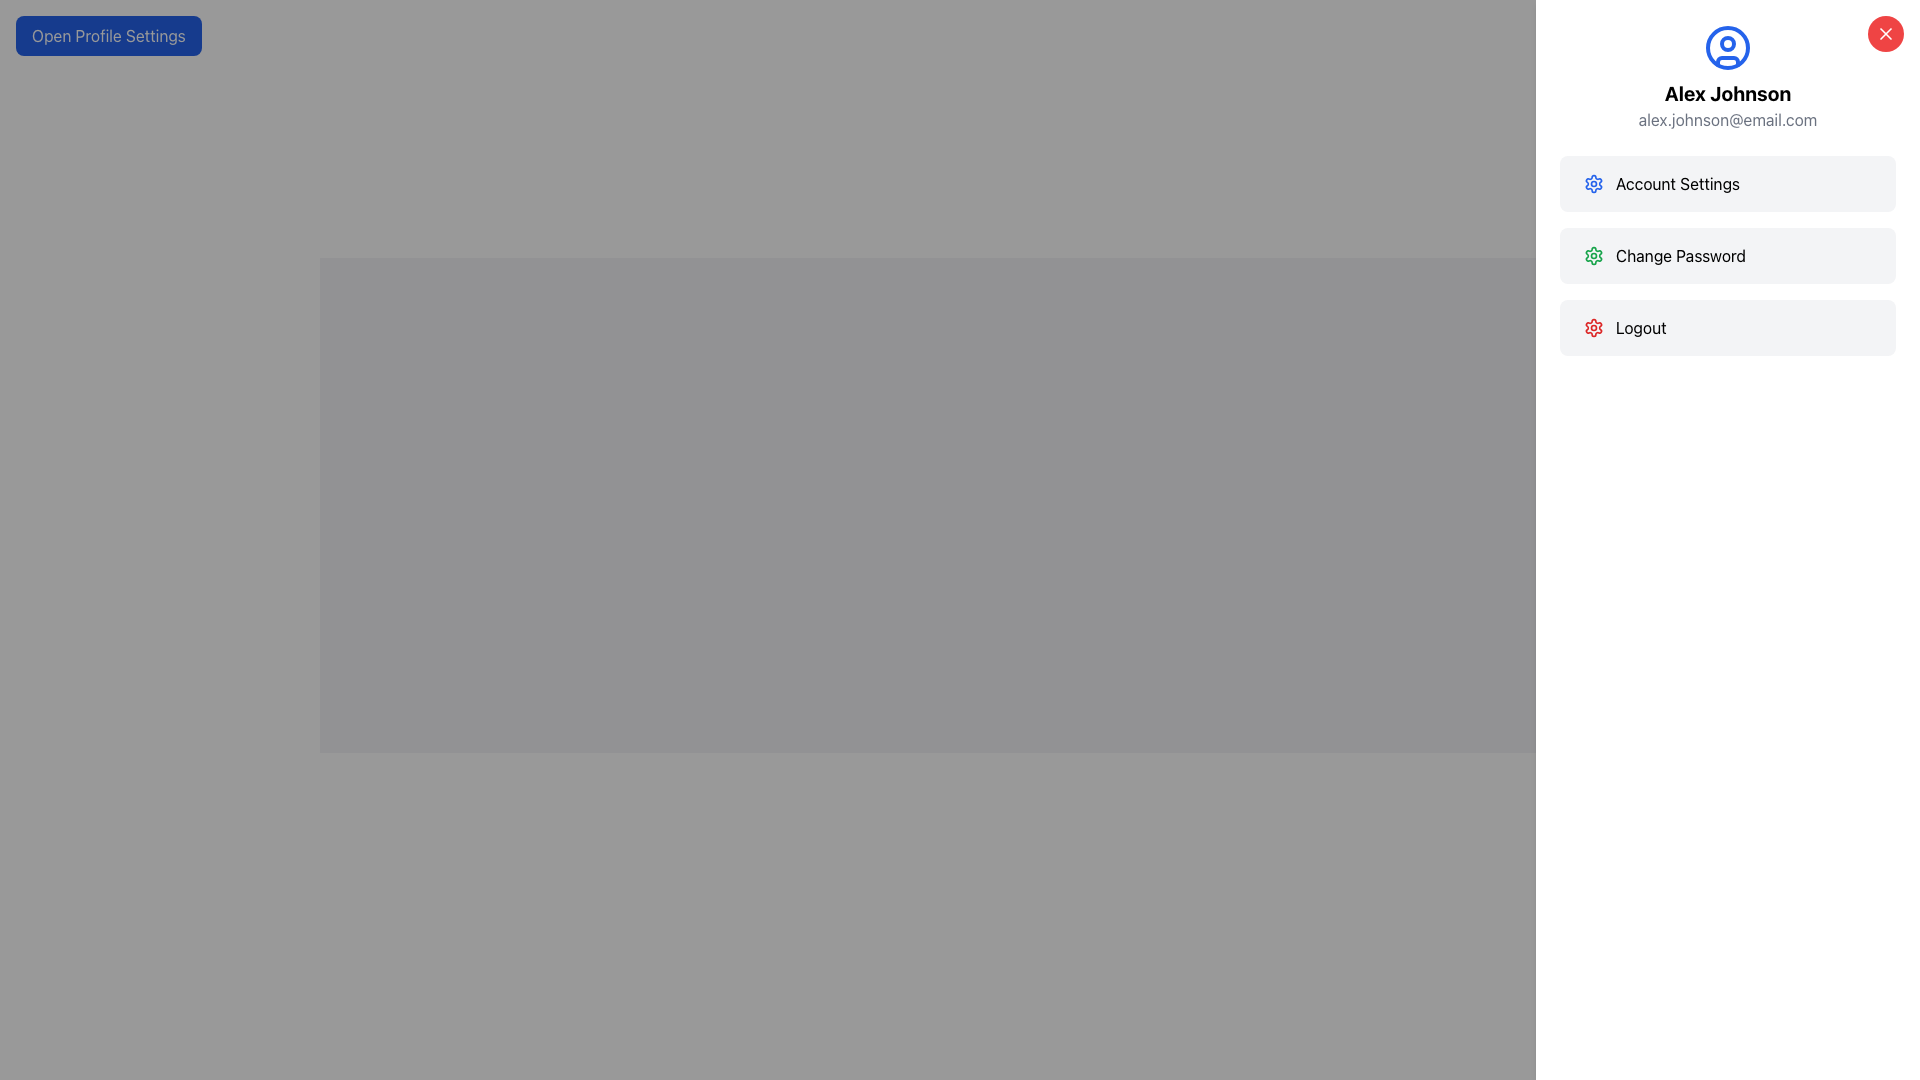 Image resolution: width=1920 pixels, height=1080 pixels. What do you see at coordinates (1727, 43) in the screenshot?
I see `the small circular graphical component representing the head in the user profile icon, located at the top center of the icon` at bounding box center [1727, 43].